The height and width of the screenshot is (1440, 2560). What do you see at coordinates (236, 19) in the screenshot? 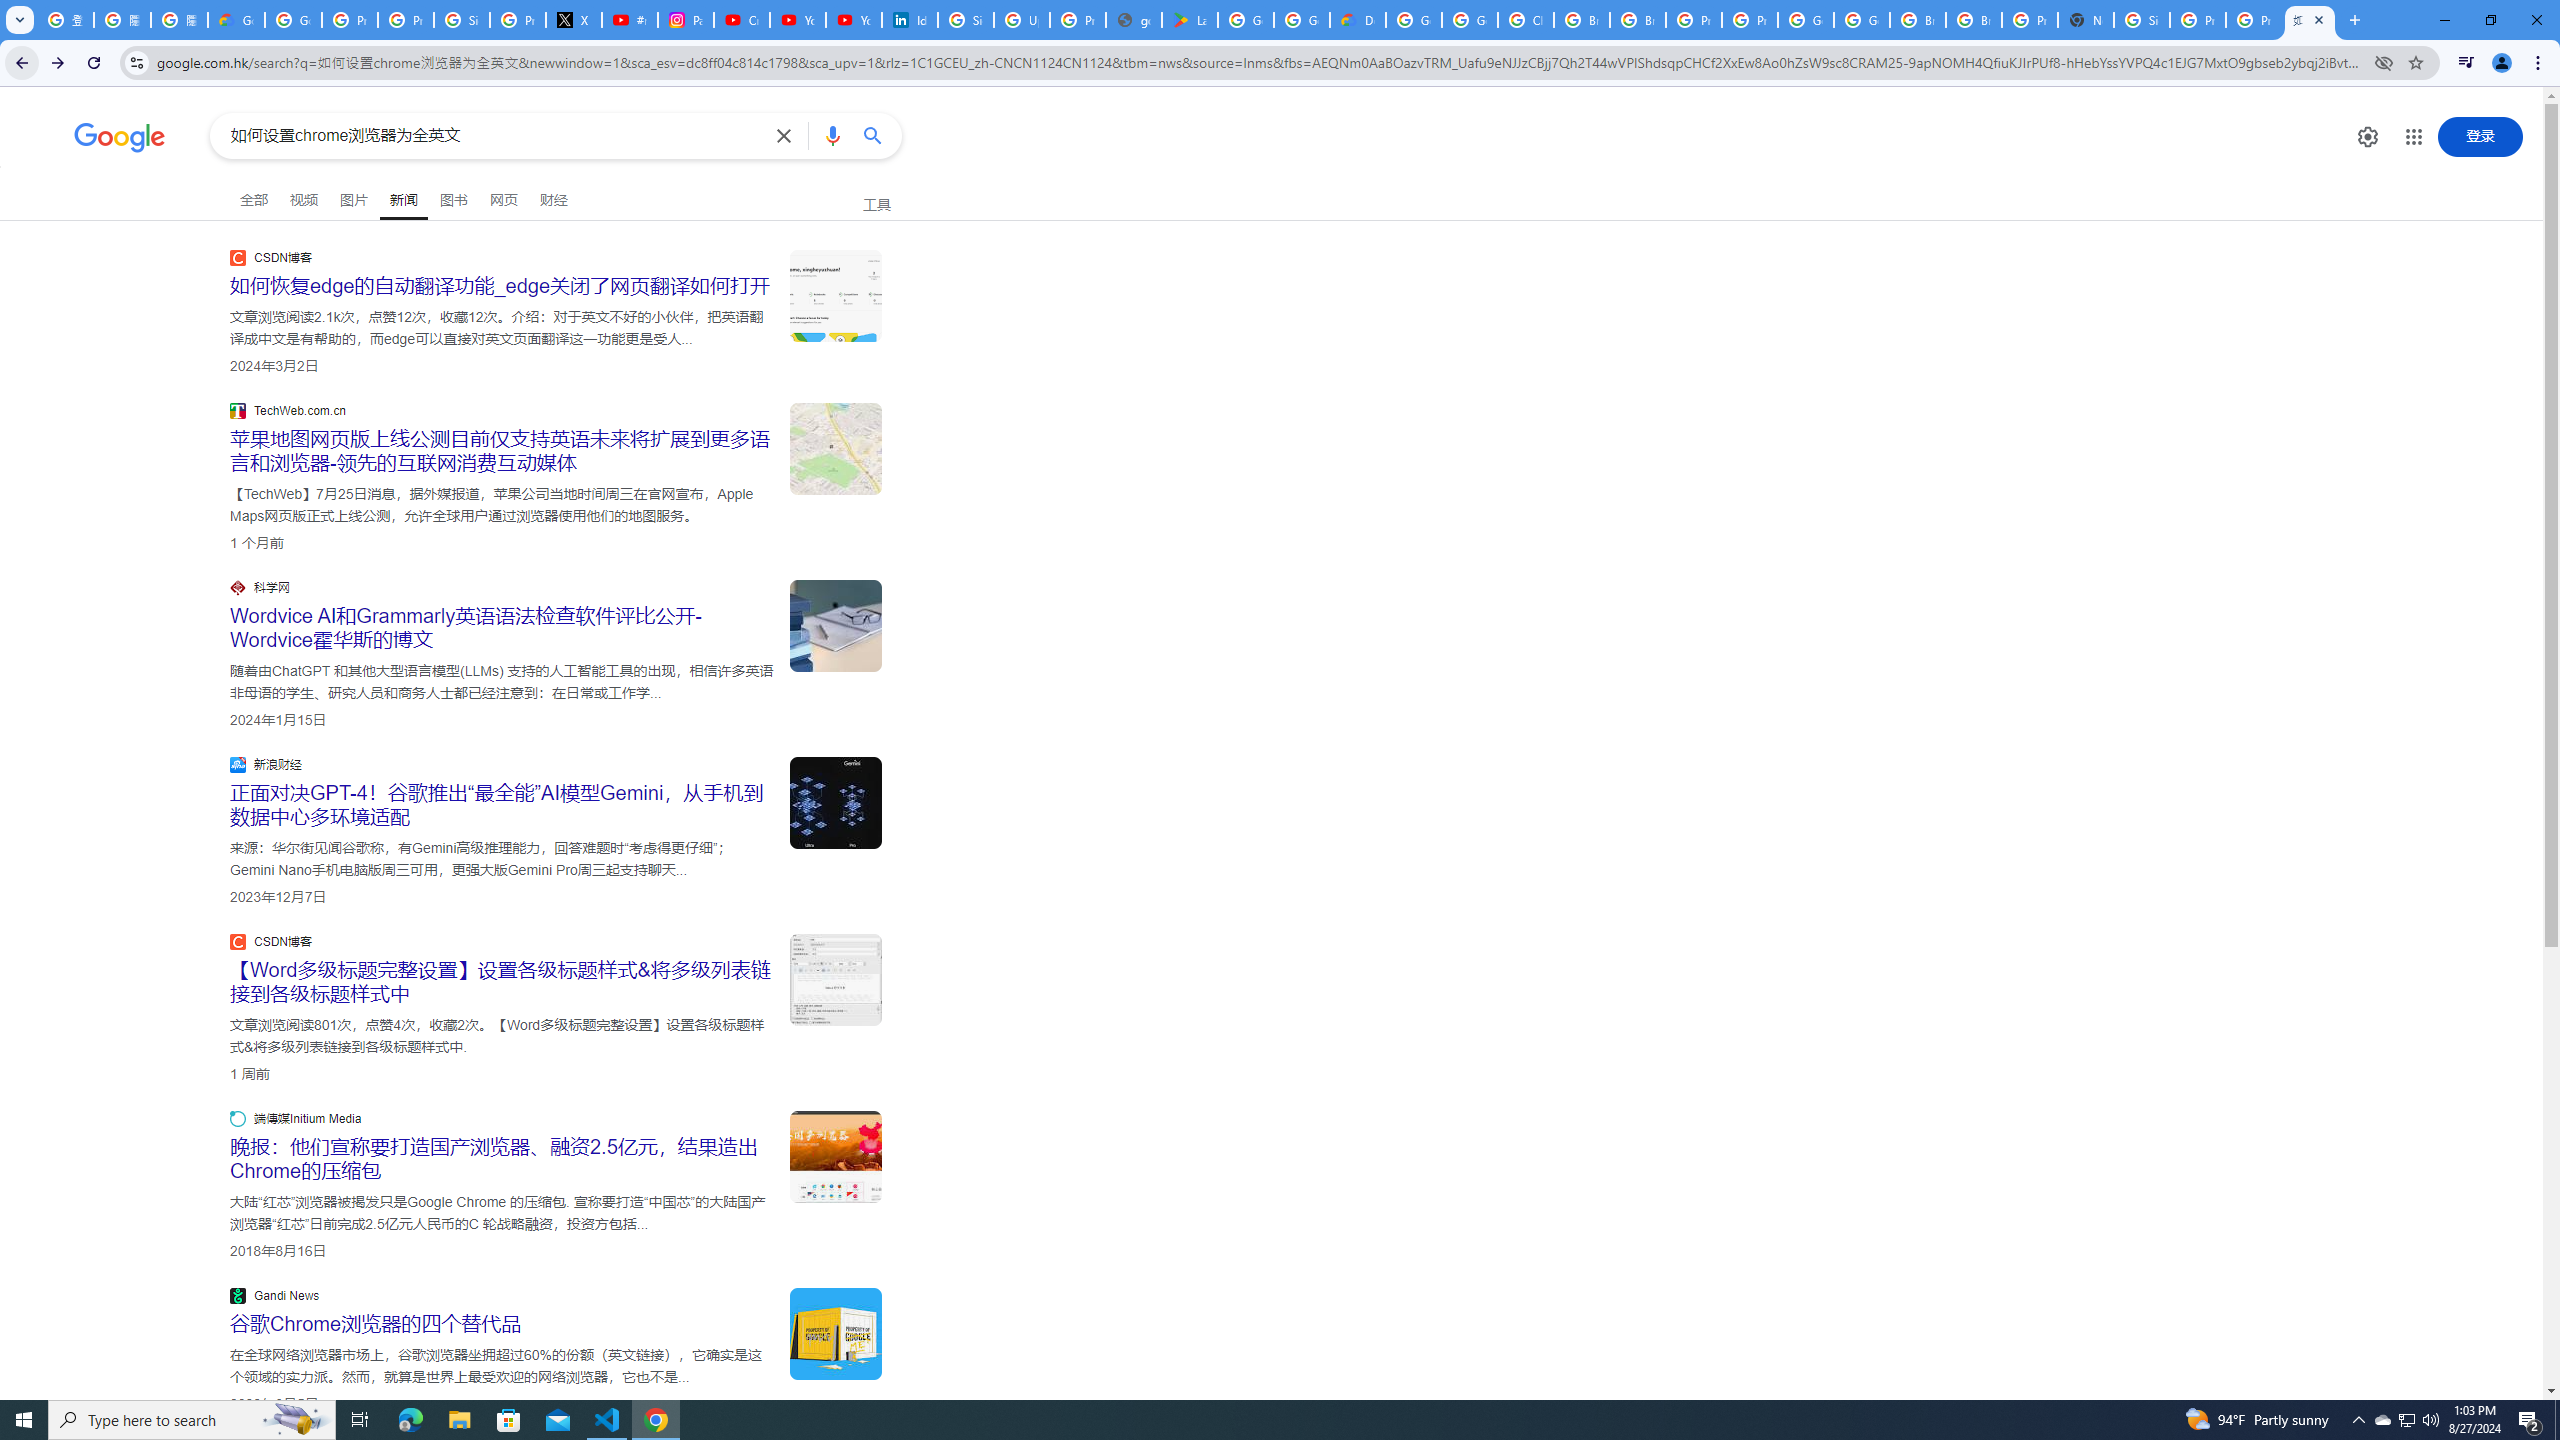
I see `'Google Cloud Privacy Notice'` at bounding box center [236, 19].